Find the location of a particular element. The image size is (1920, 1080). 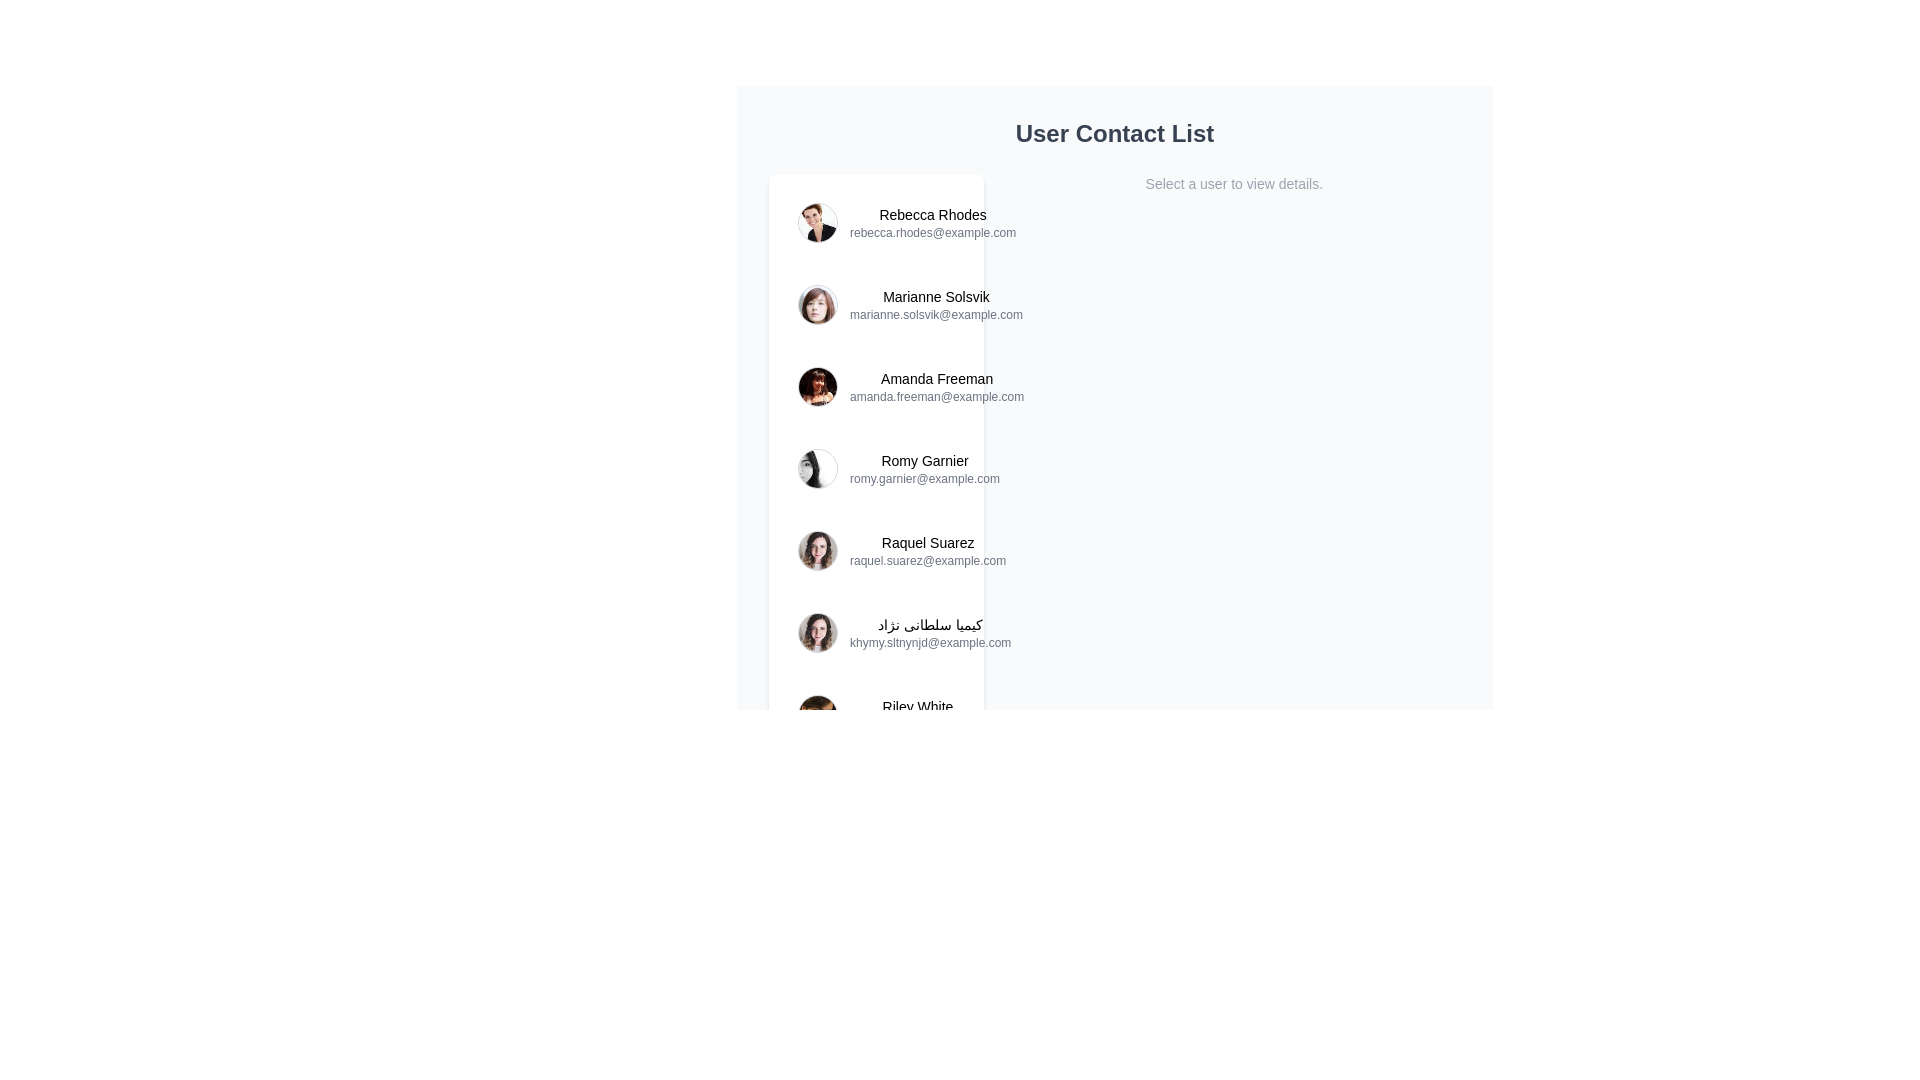

the text display element showing the user's name and email in the user contact list, located to the right of the profile picture is located at coordinates (929, 632).